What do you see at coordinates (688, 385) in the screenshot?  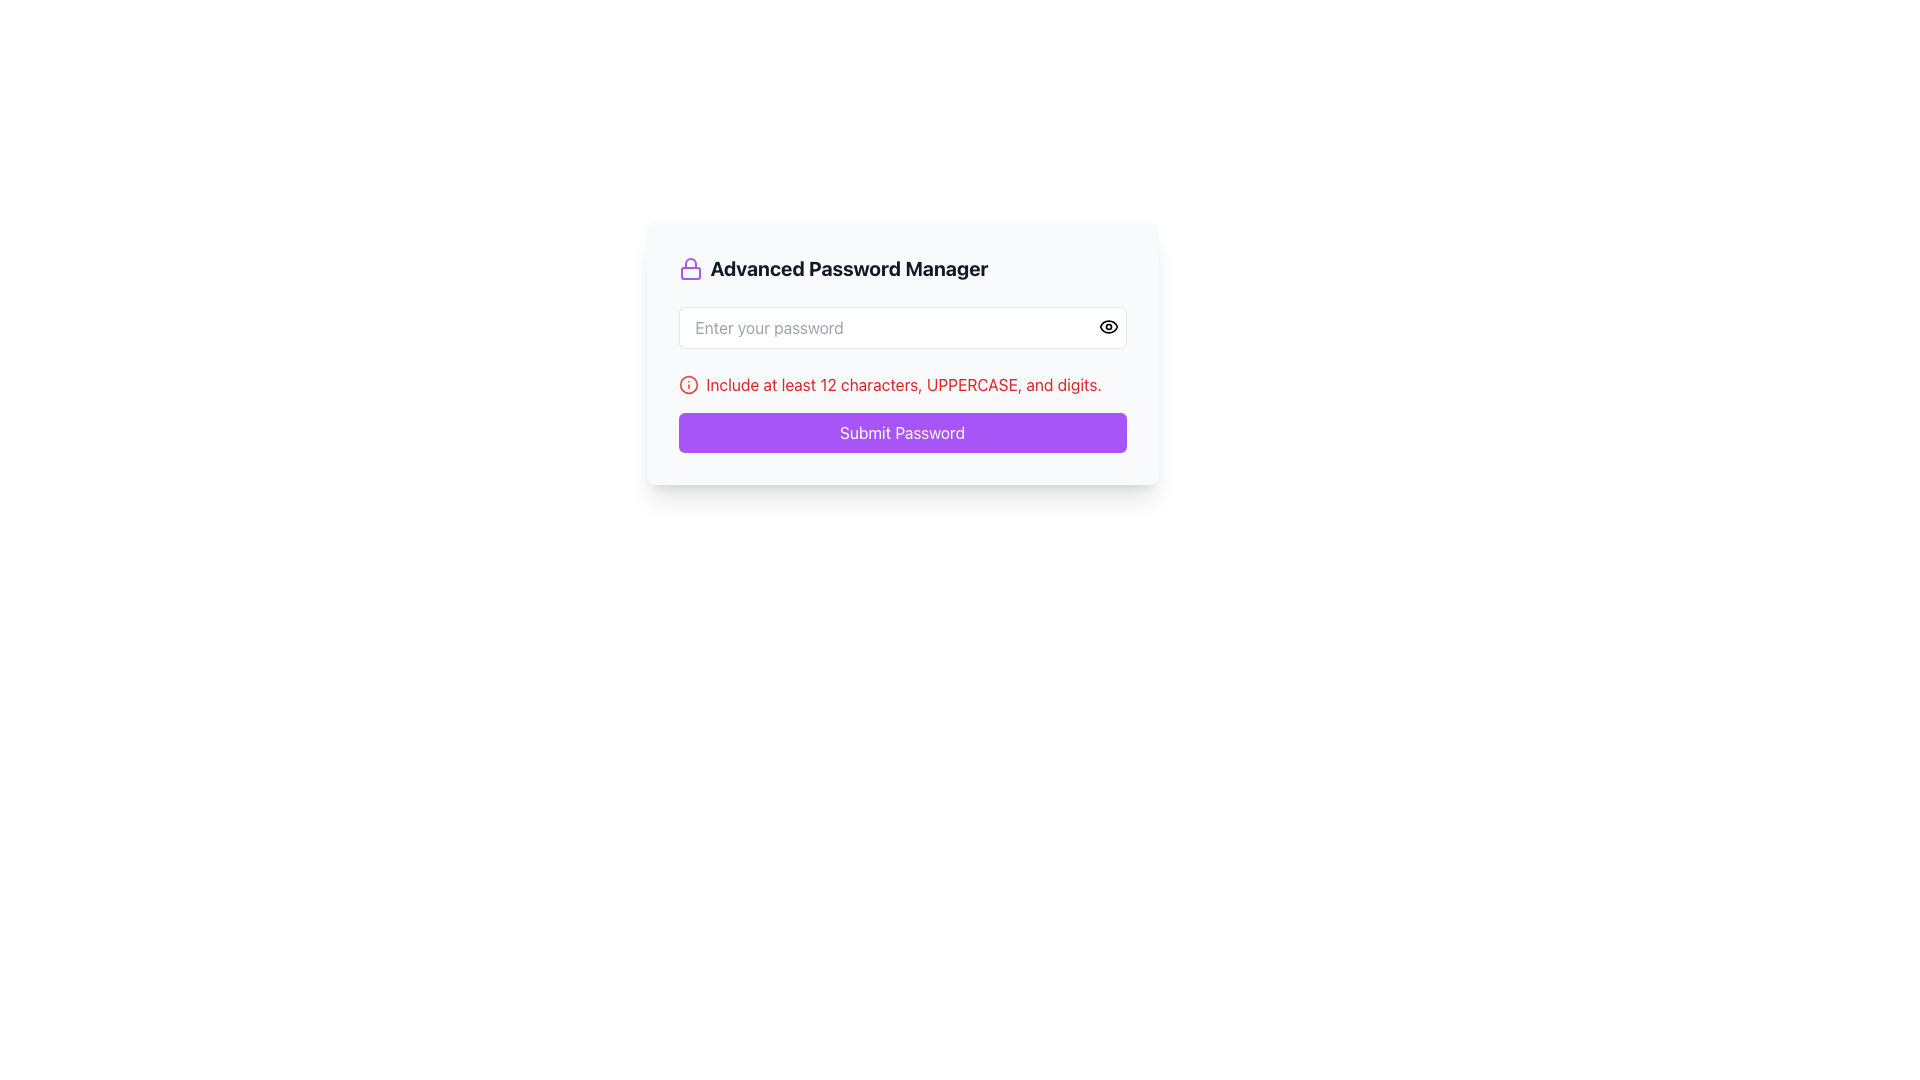 I see `the SVG Icon that visually indicates information or warning related to password requirements, positioned to the left of the text message about password criteria` at bounding box center [688, 385].